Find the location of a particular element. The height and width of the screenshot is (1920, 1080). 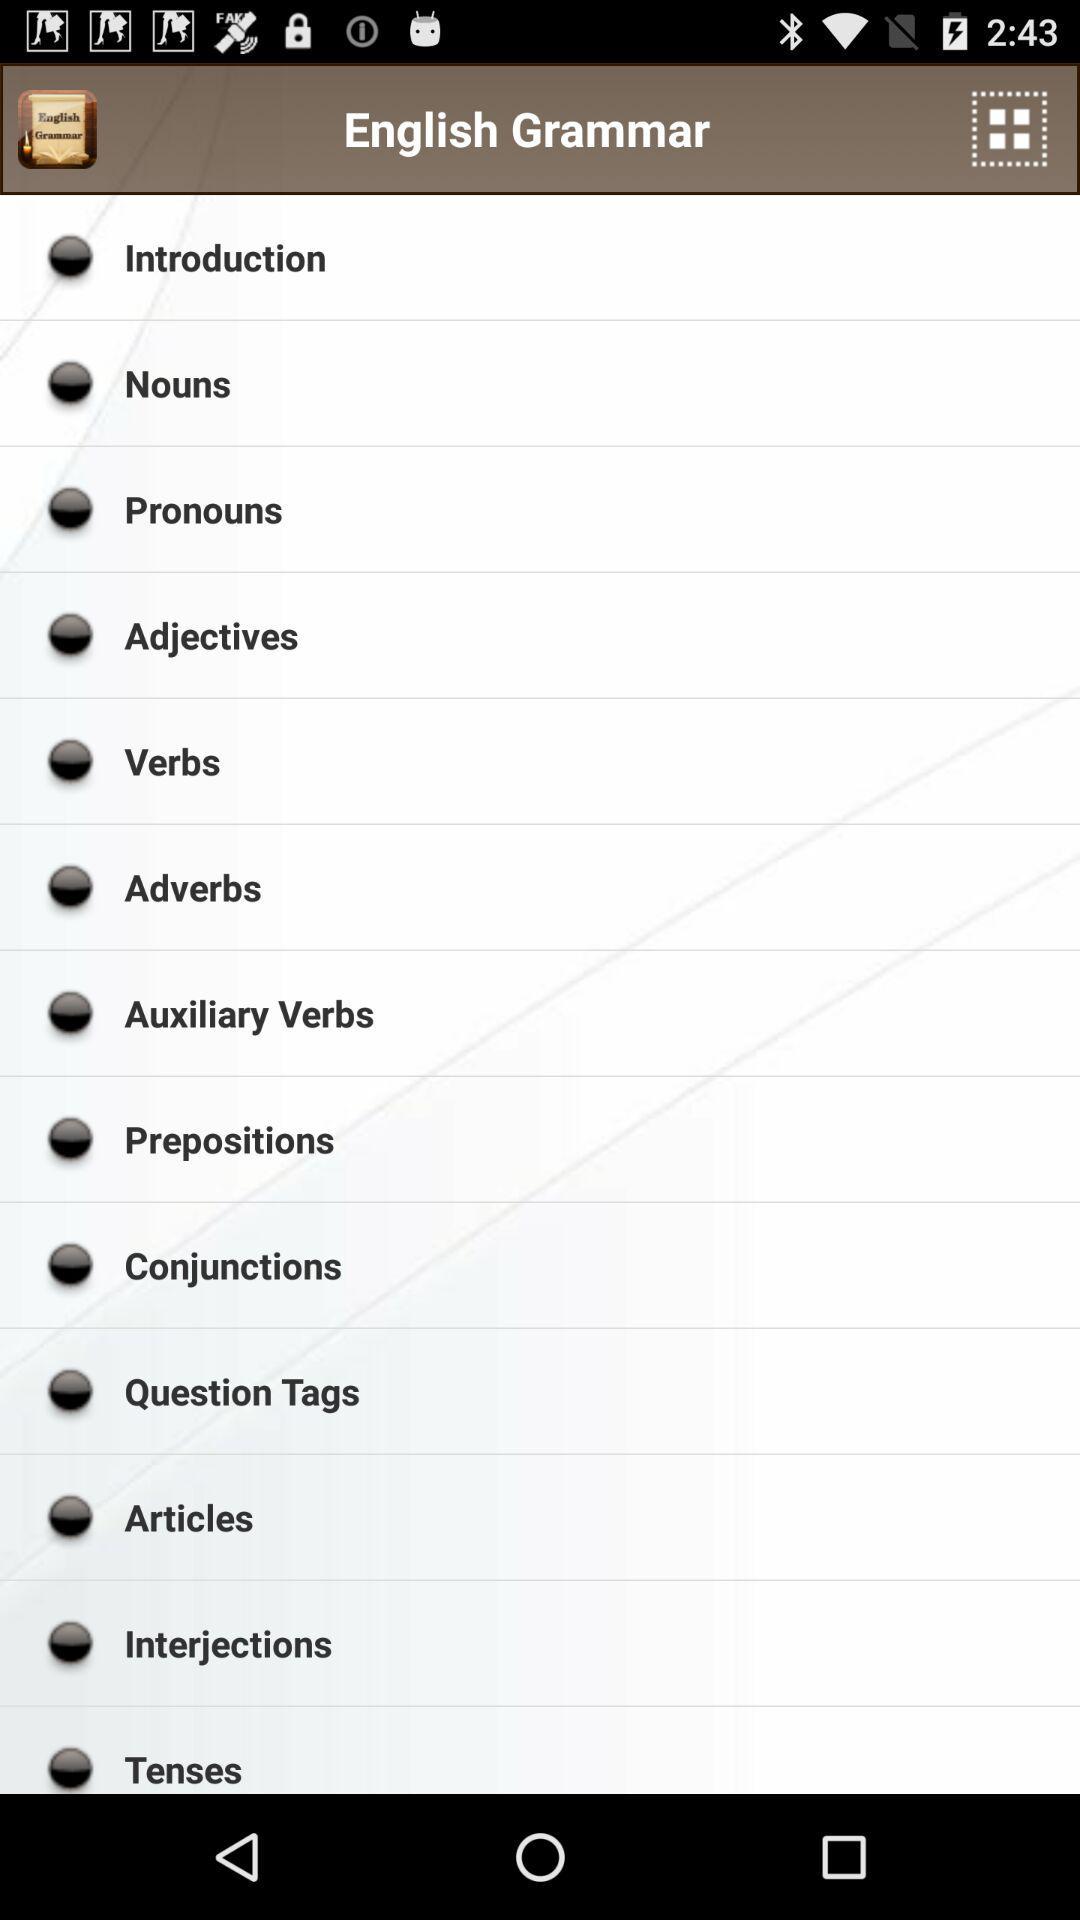

open menu is located at coordinates (1009, 128).